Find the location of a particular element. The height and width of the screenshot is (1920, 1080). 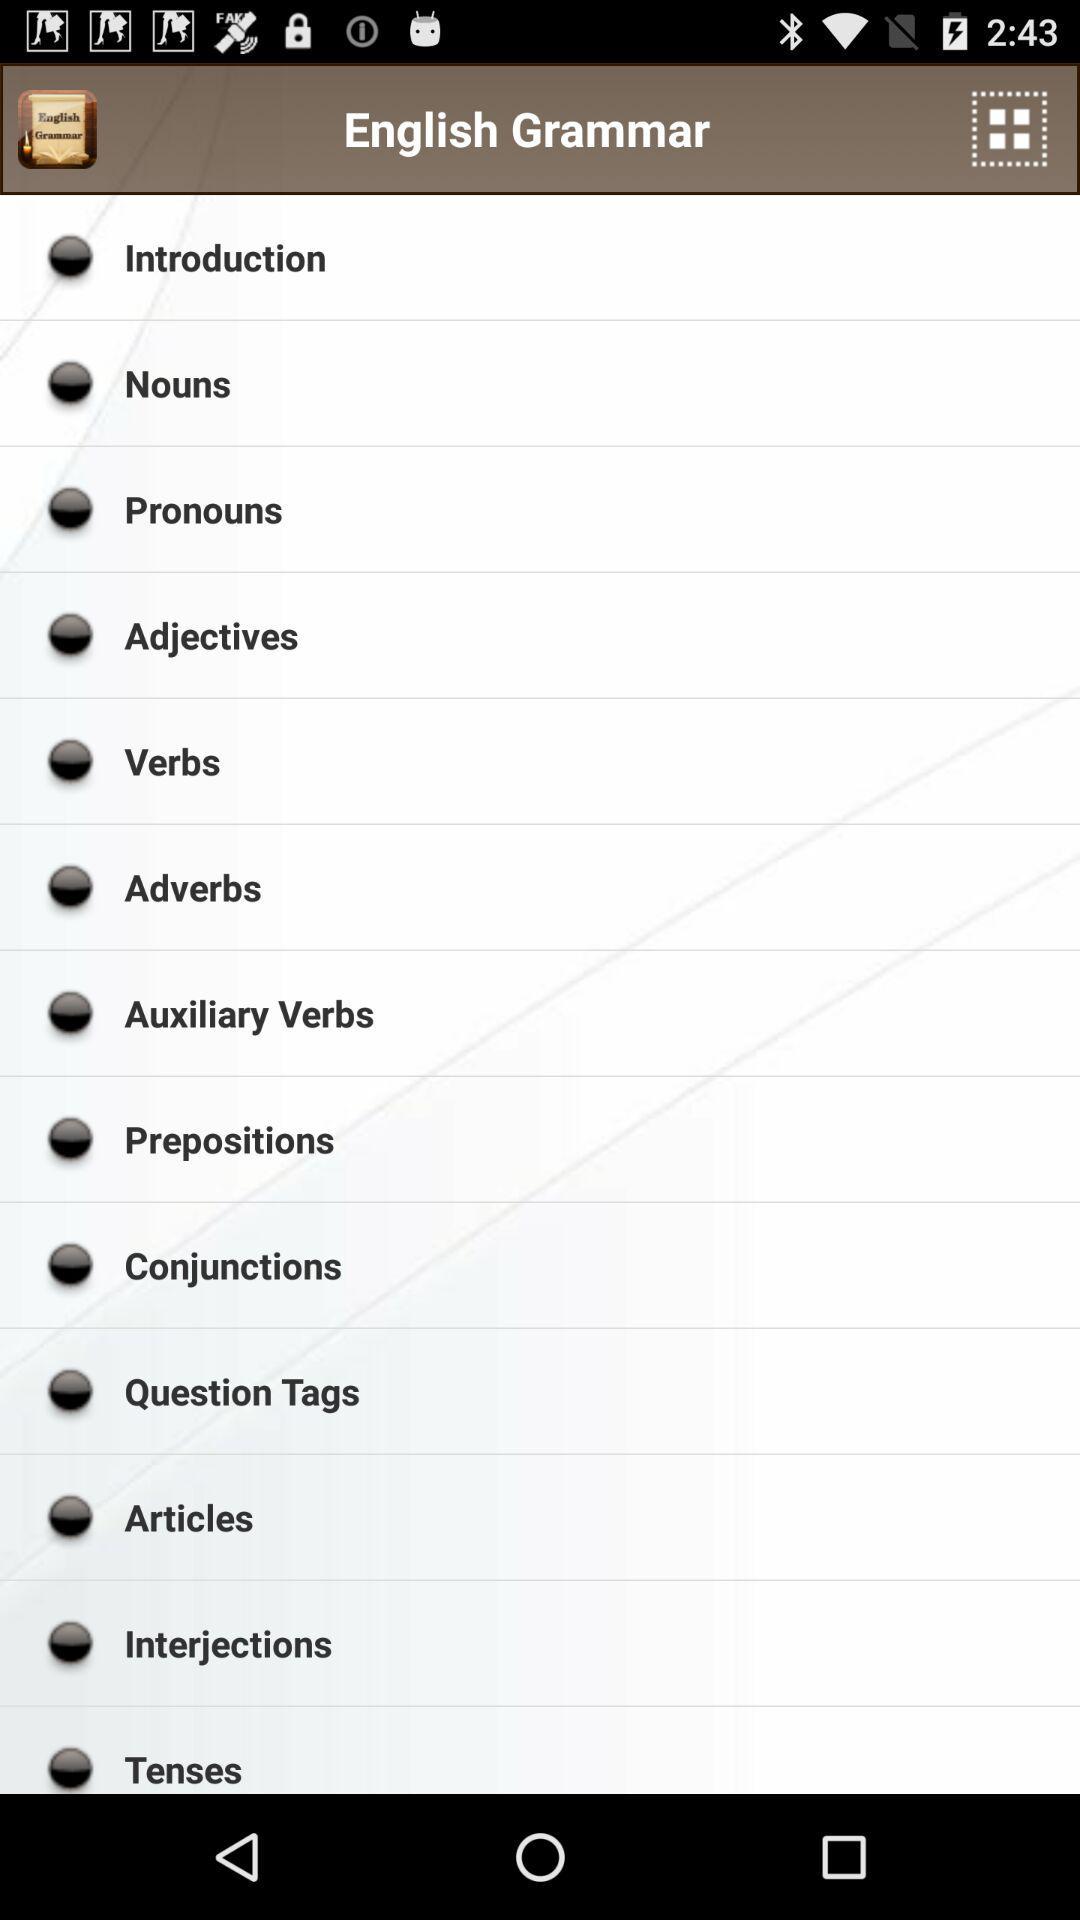

open menu is located at coordinates (1009, 128).